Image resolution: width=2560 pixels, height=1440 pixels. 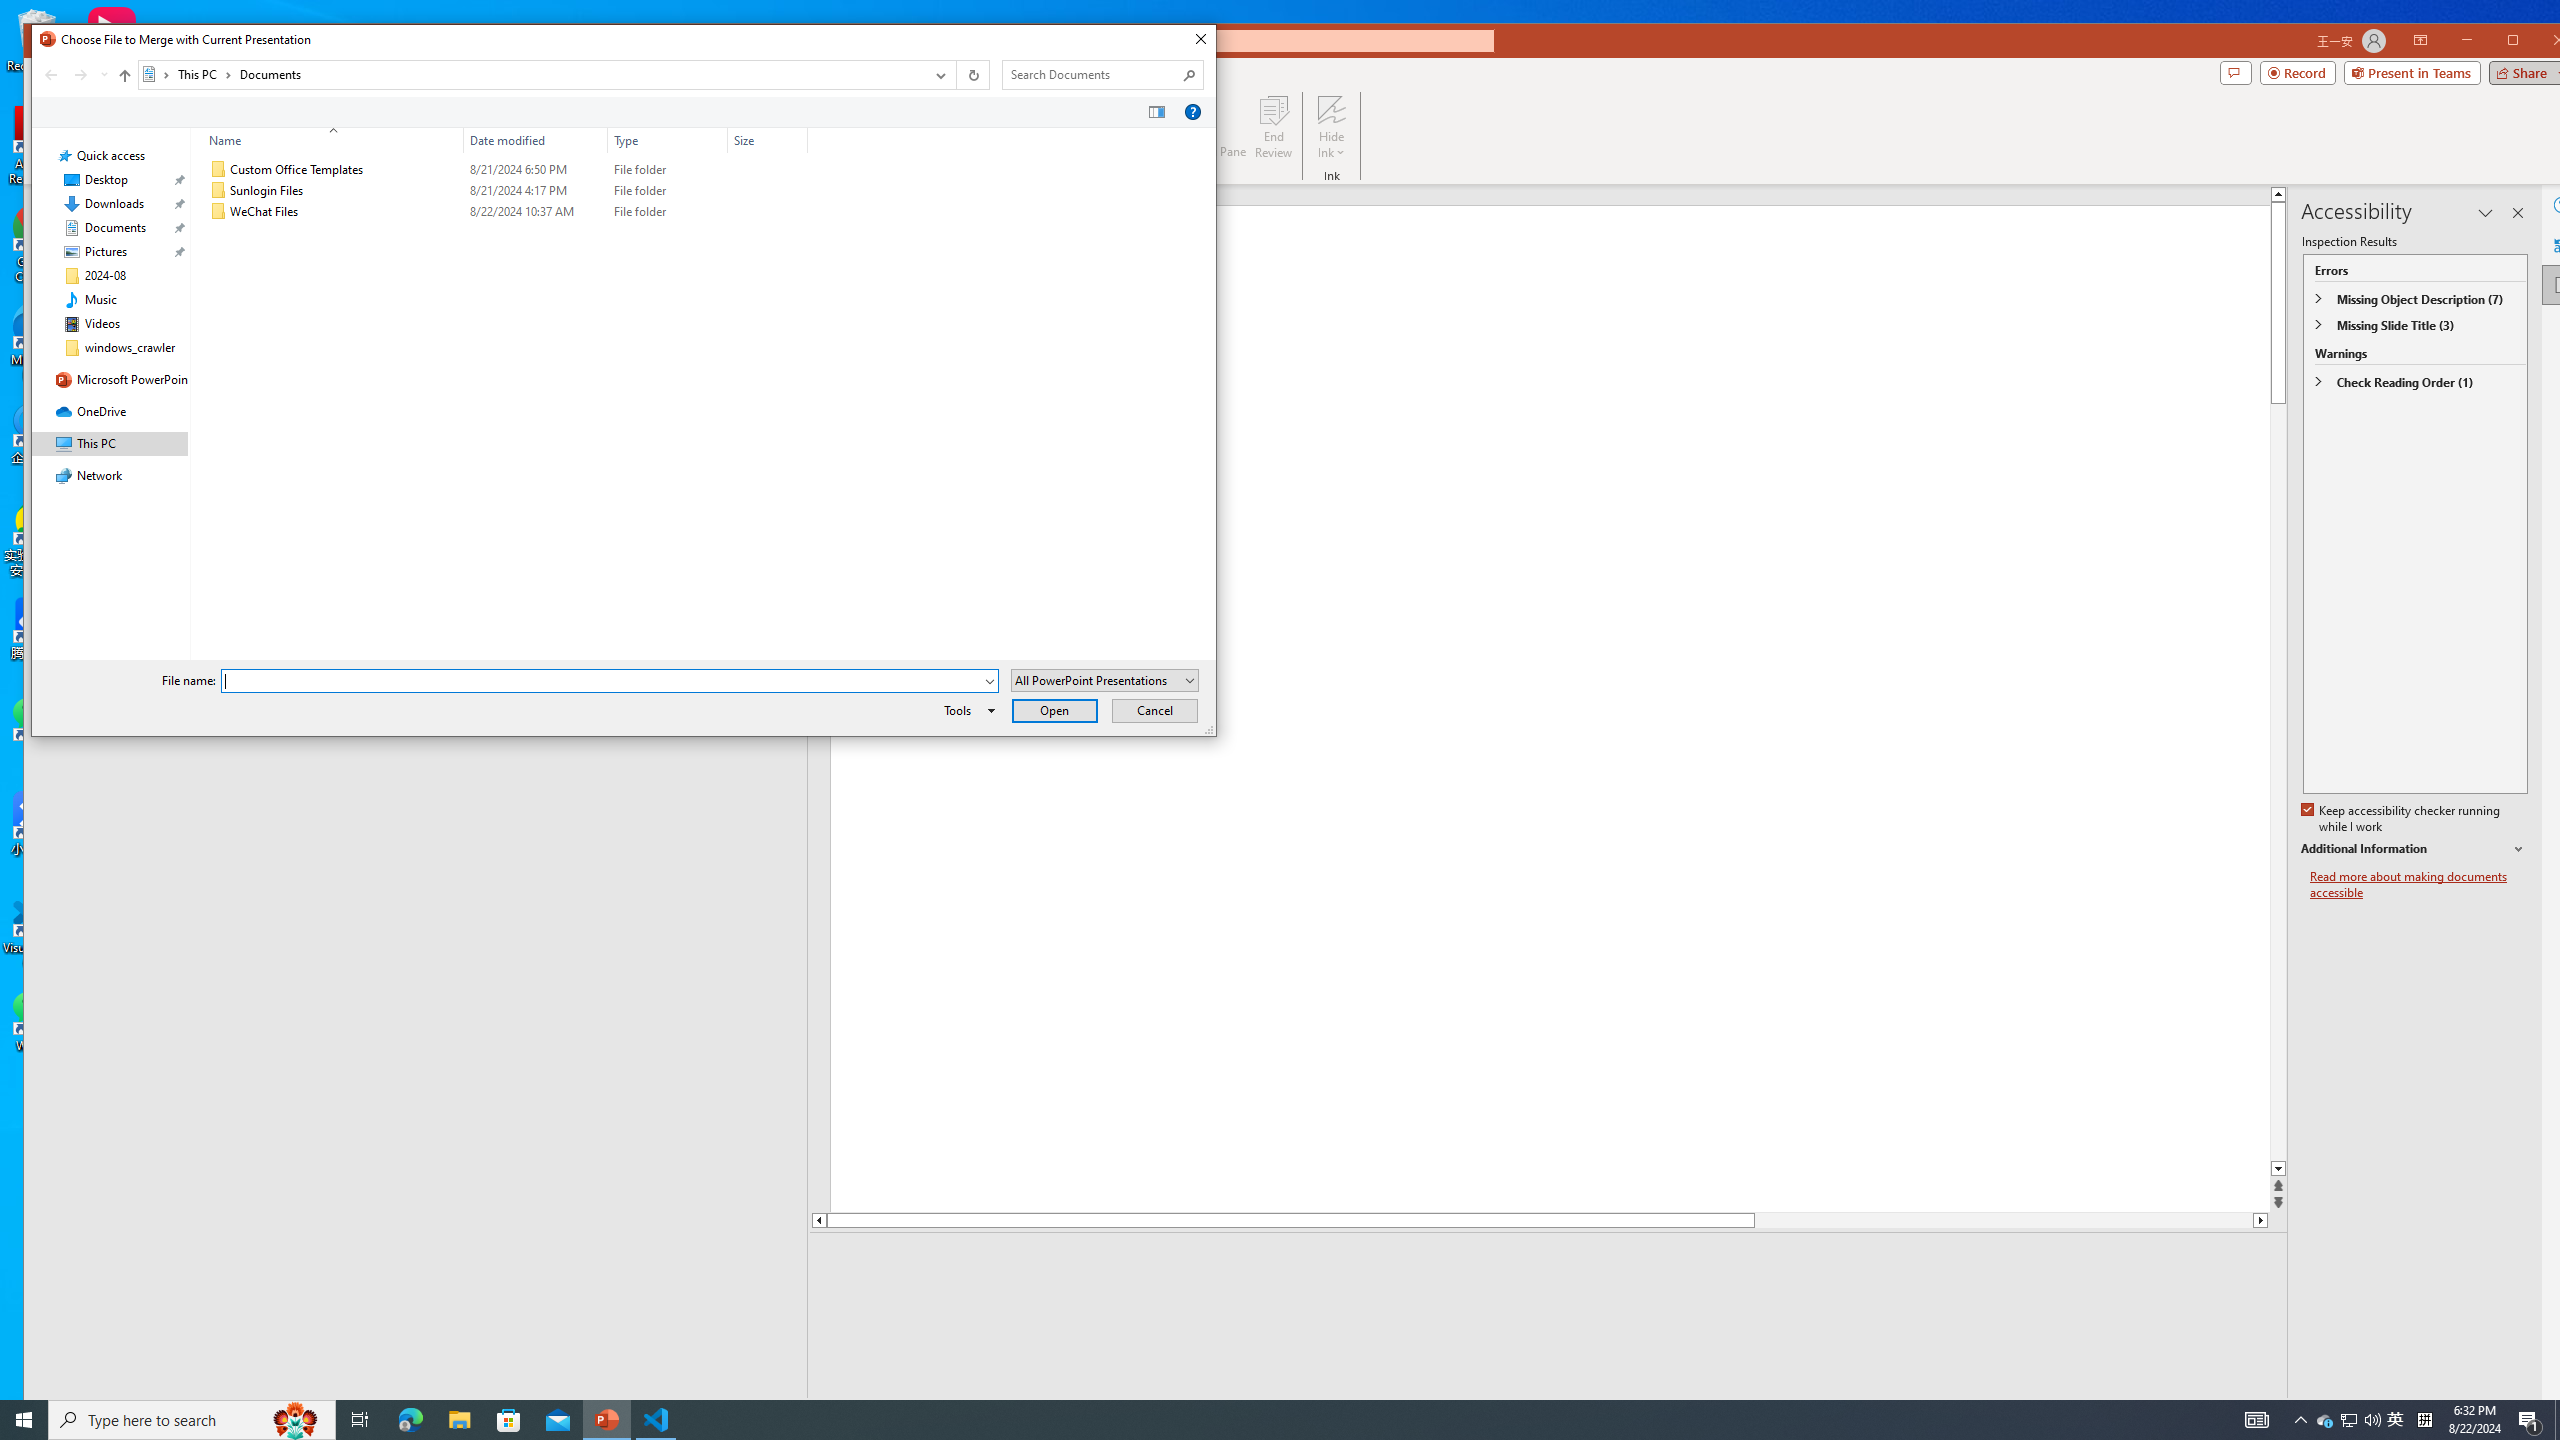 I want to click on 'Task View', so click(x=358, y=1418).